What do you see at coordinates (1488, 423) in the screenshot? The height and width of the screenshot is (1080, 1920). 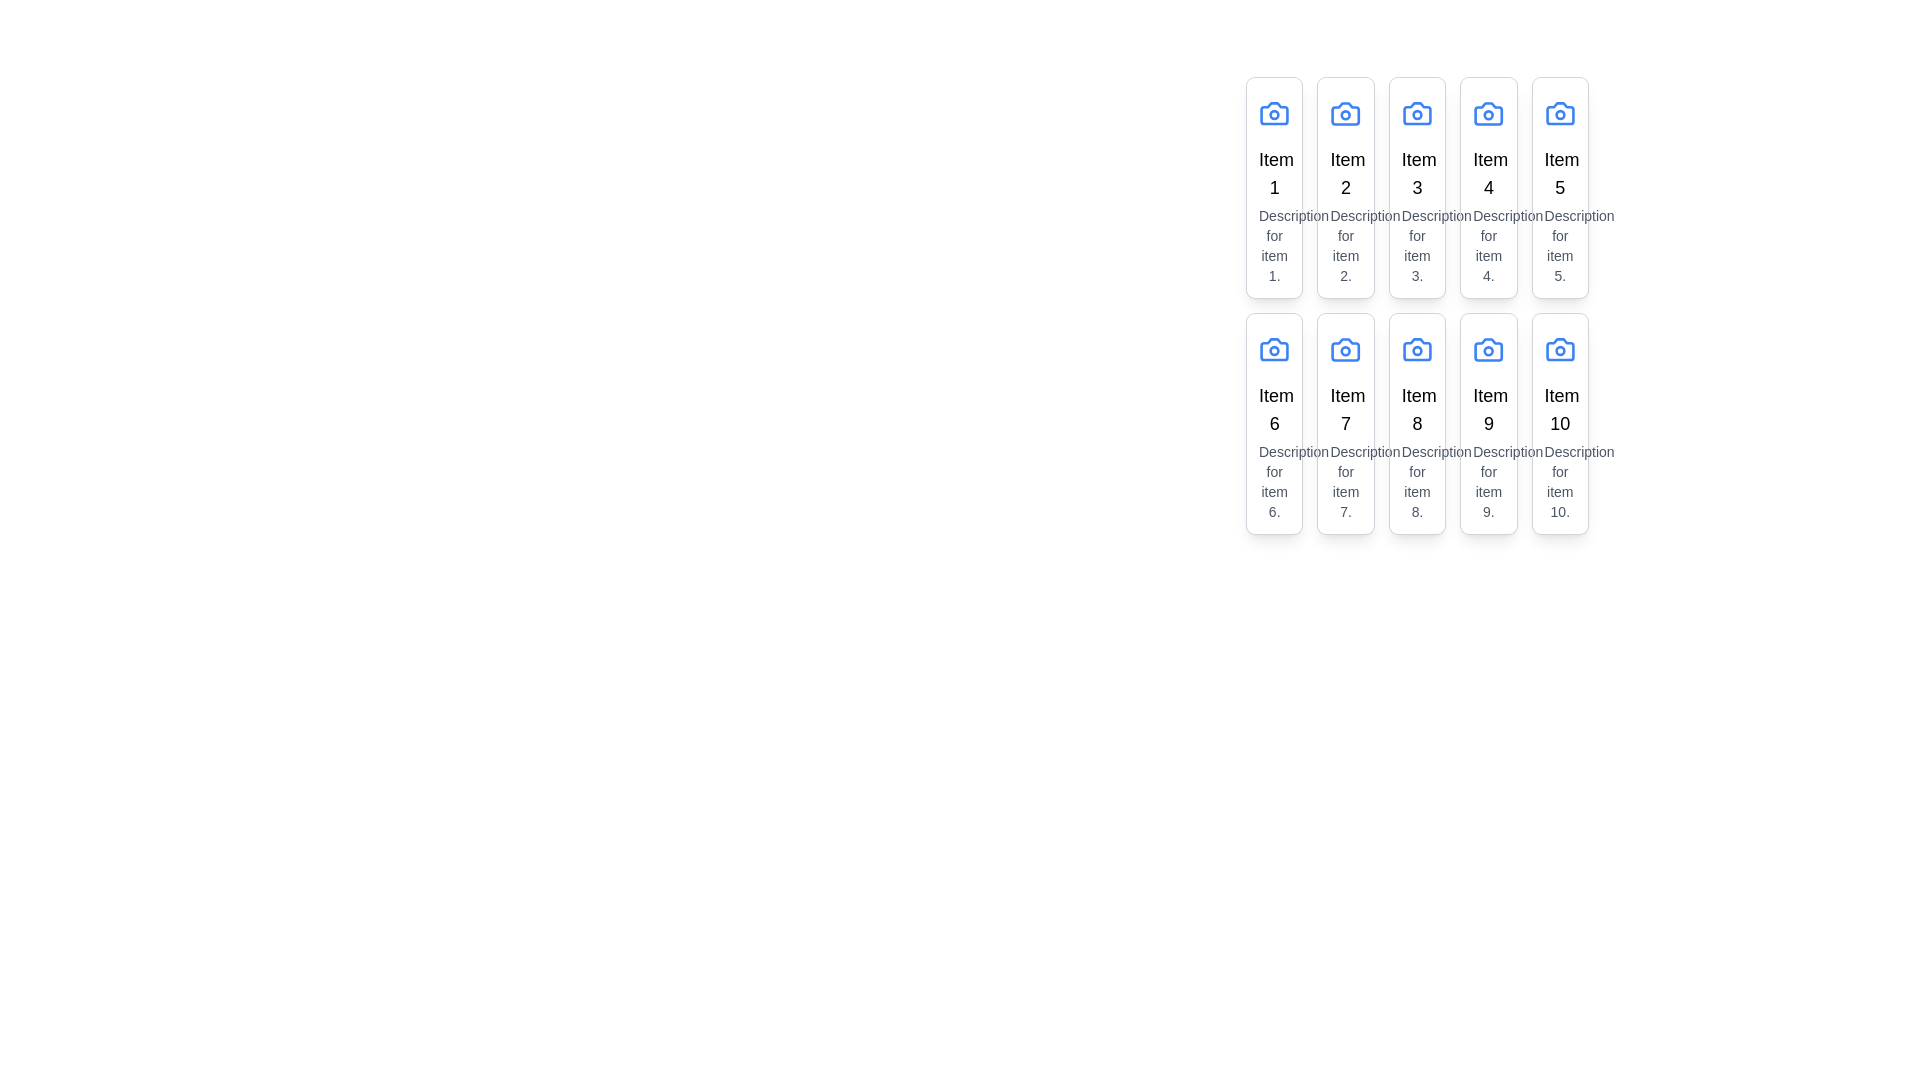 I see `the Card component representing 'Item 9', which is the fifth card in the second row of the grid layout` at bounding box center [1488, 423].